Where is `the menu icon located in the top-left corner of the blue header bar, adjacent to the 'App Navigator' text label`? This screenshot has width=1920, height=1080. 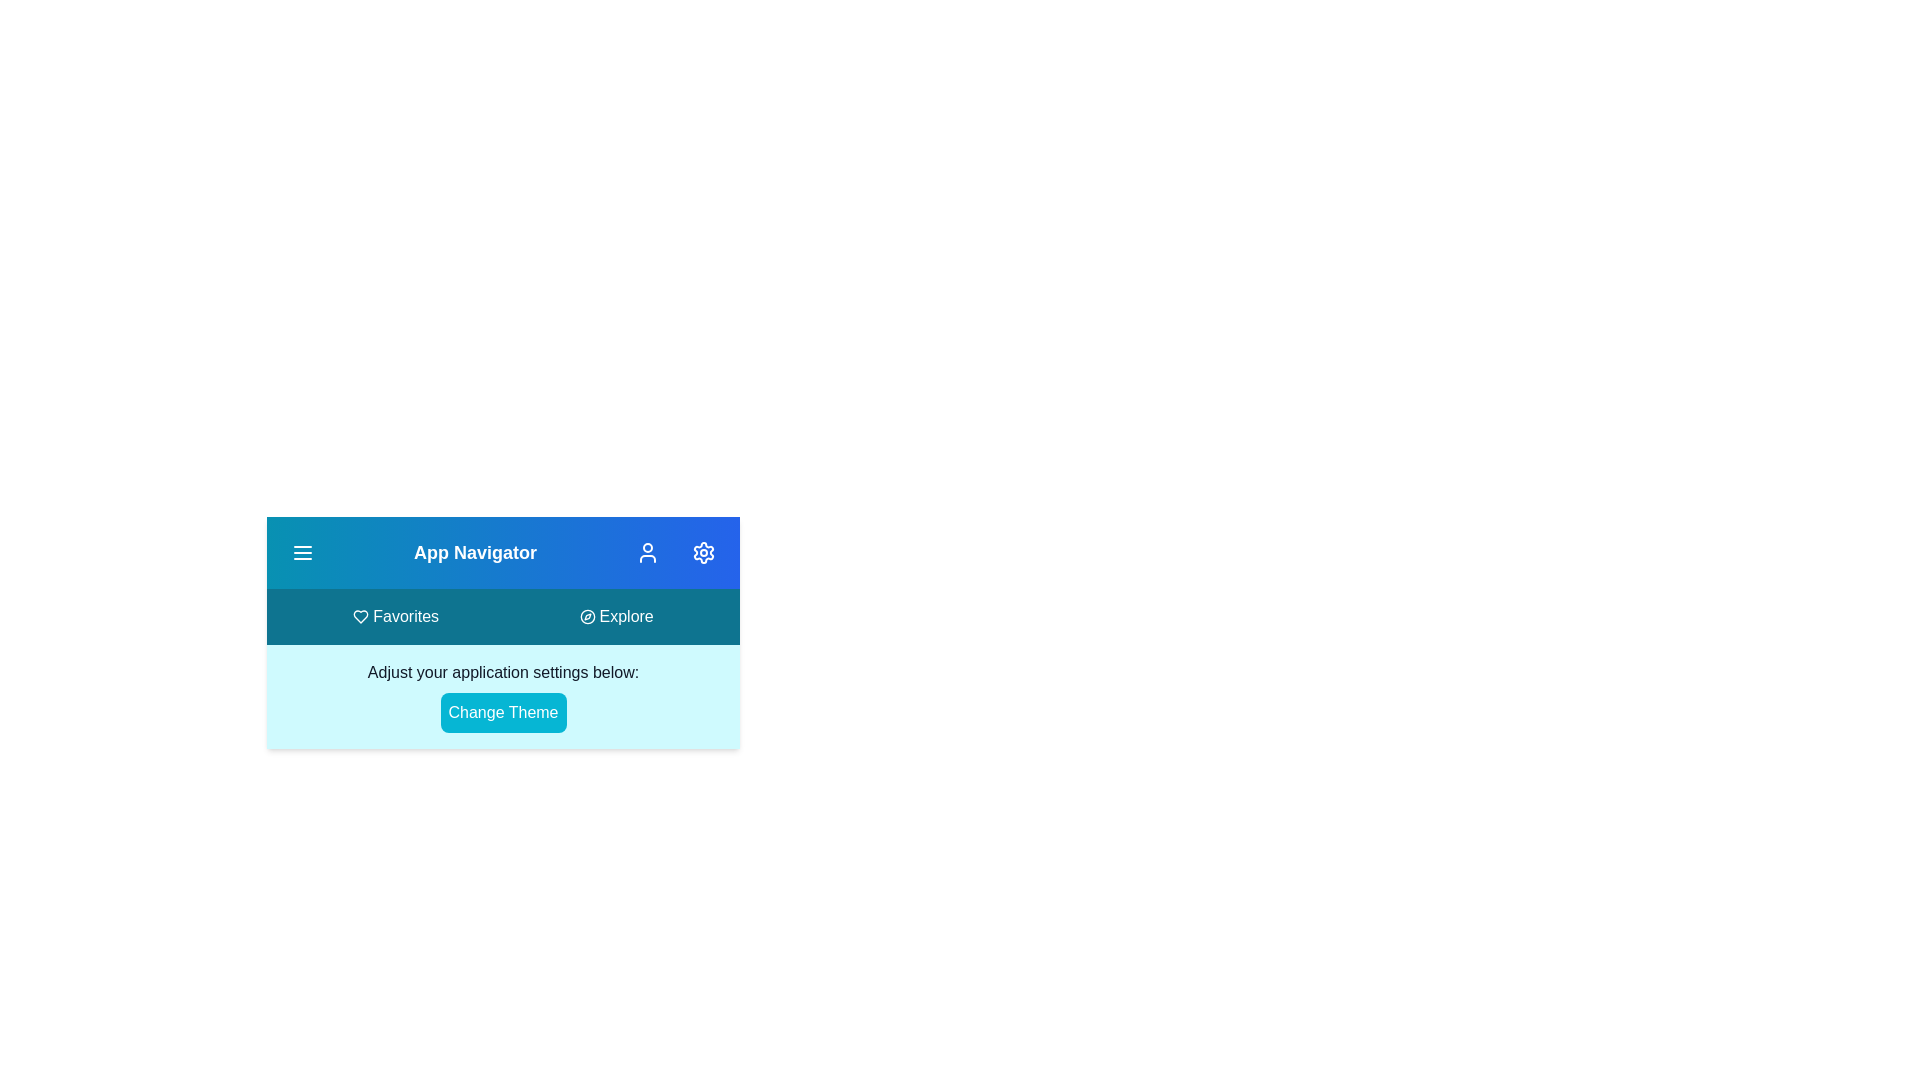
the menu icon located in the top-left corner of the blue header bar, adjacent to the 'App Navigator' text label is located at coordinates (301, 552).